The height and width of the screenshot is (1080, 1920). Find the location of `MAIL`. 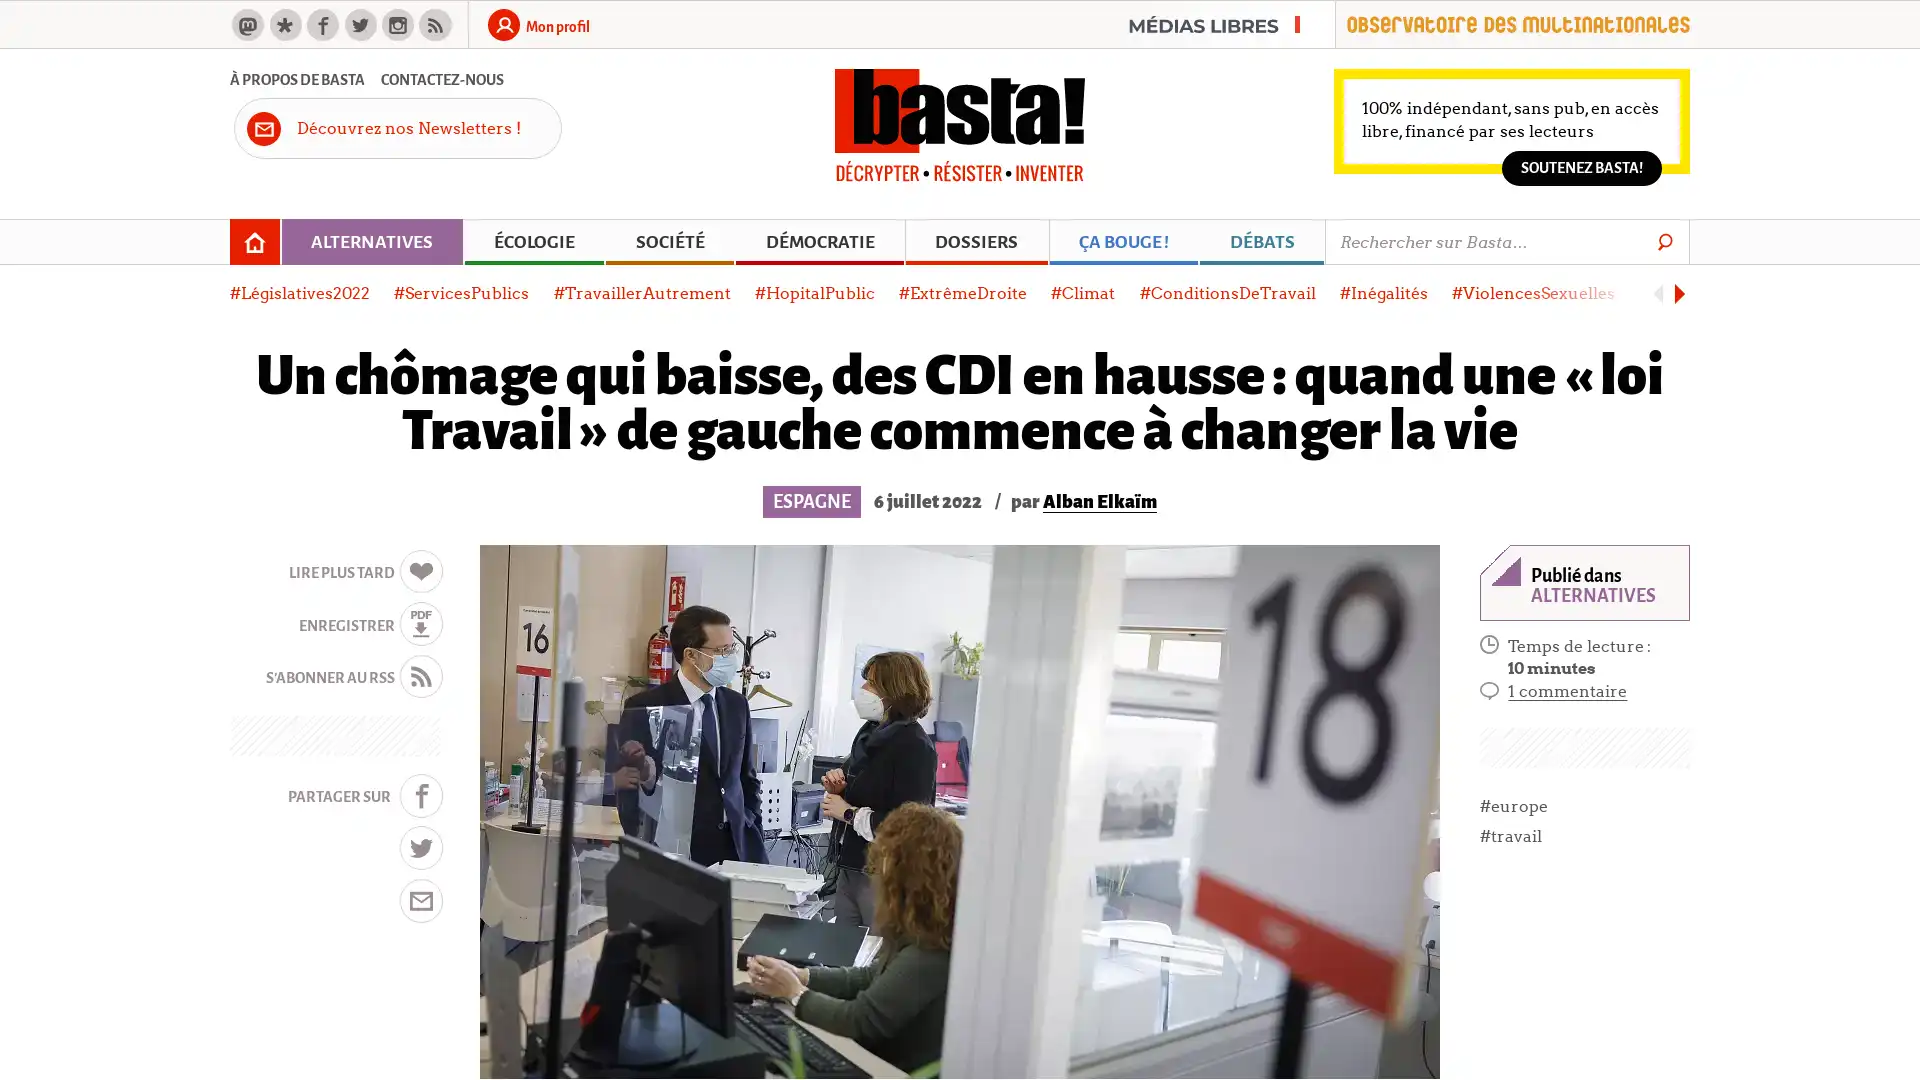

MAIL is located at coordinates (419, 900).